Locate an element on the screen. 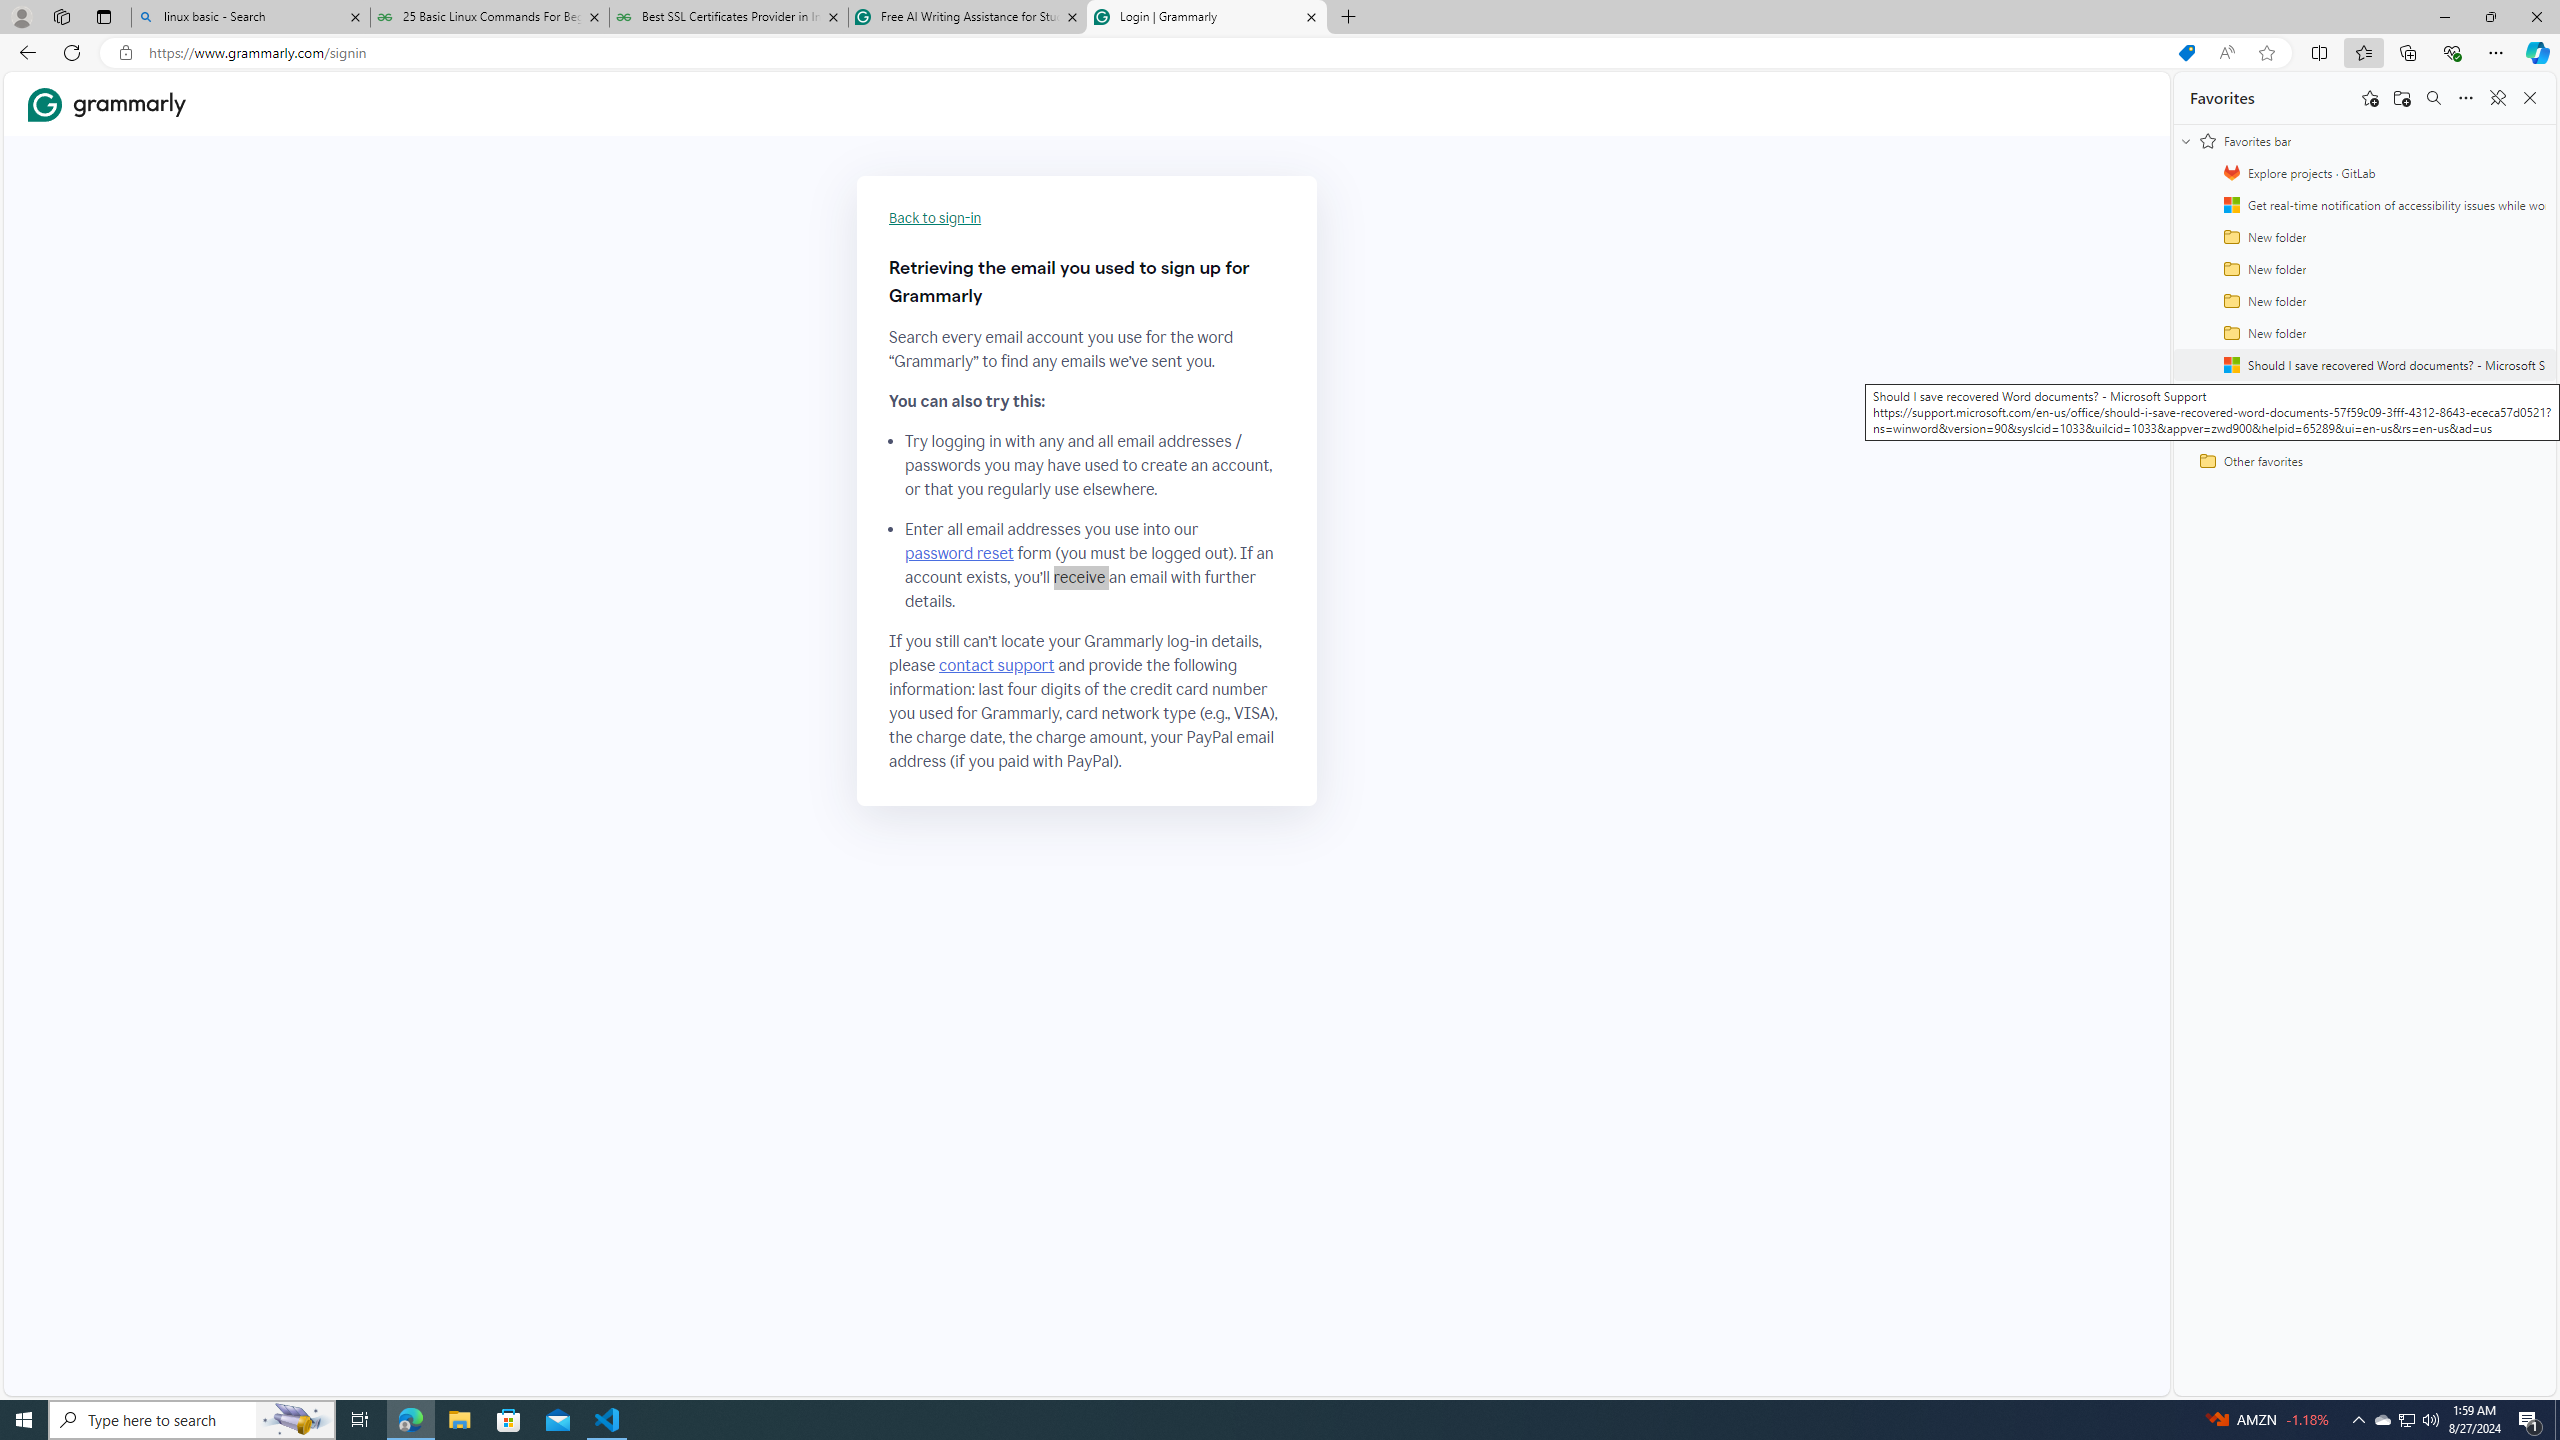 Image resolution: width=2560 pixels, height=1440 pixels. '25 Basic Linux Commands For Beginners - GeeksforGeeks' is located at coordinates (488, 16).